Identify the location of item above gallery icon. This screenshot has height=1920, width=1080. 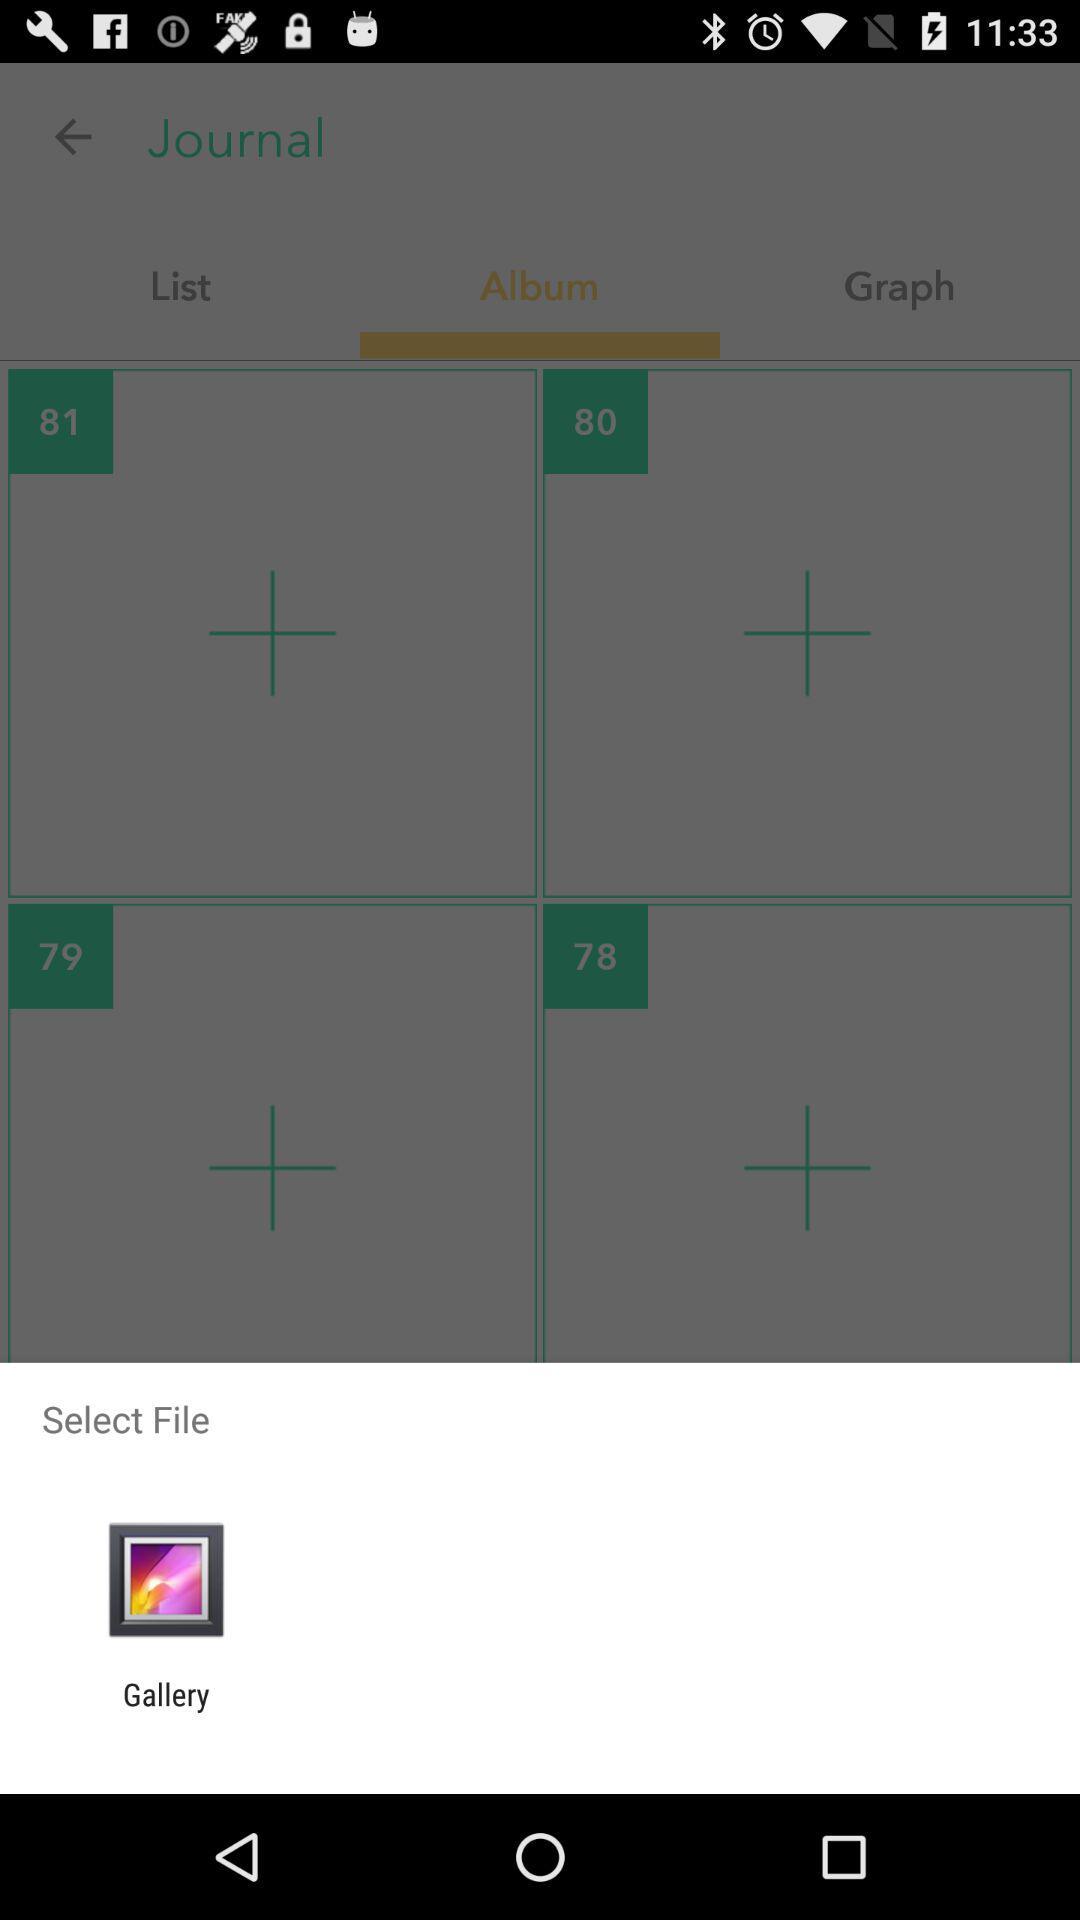
(165, 1579).